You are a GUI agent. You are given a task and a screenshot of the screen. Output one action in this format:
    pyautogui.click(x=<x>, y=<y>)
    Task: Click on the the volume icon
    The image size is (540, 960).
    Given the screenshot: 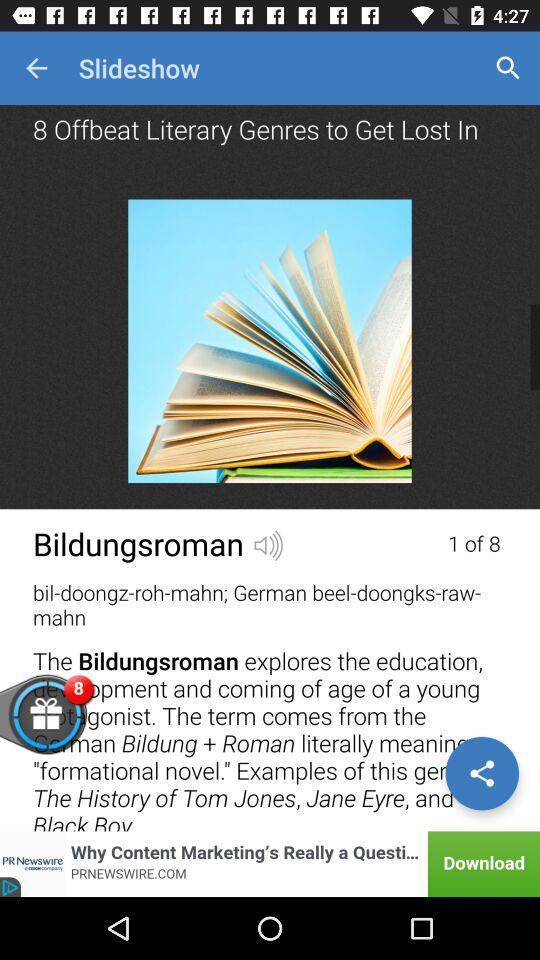 What is the action you would take?
    pyautogui.click(x=268, y=543)
    